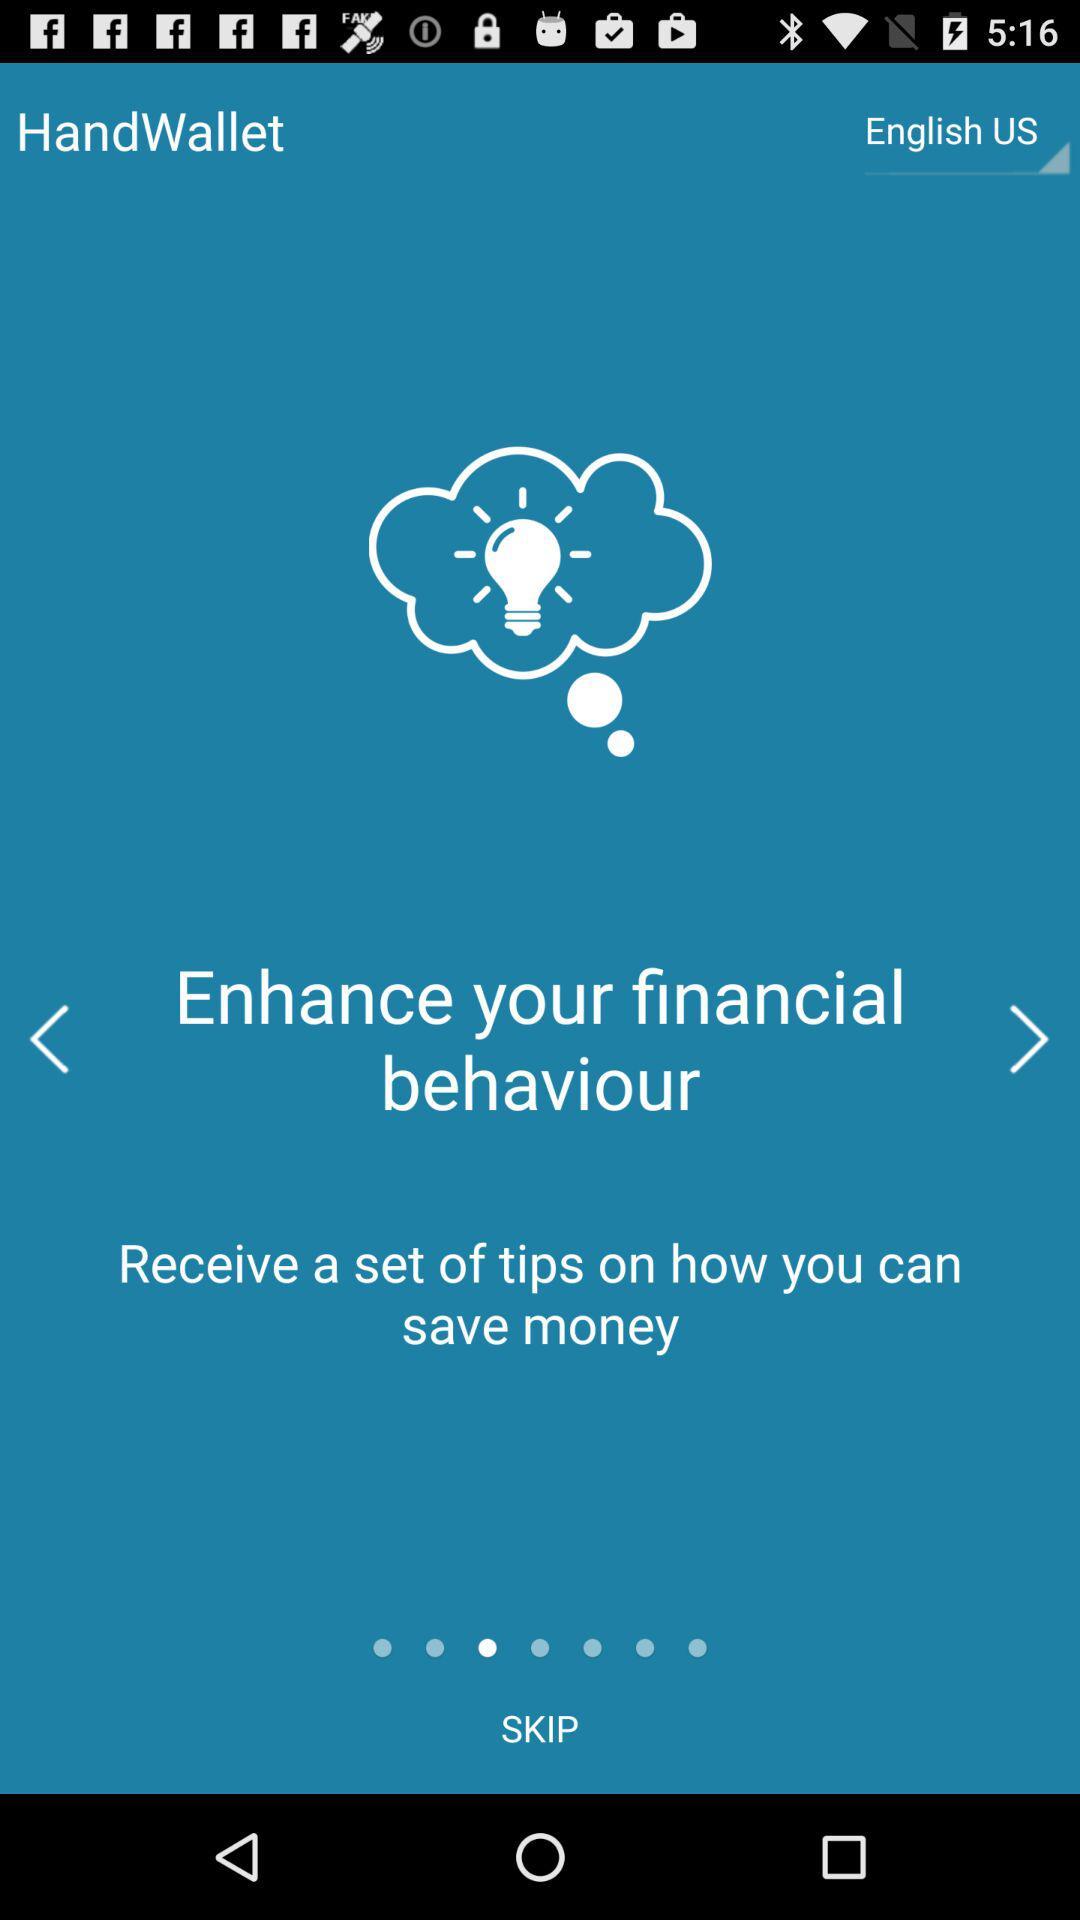 Image resolution: width=1080 pixels, height=1920 pixels. What do you see at coordinates (48, 1111) in the screenshot?
I see `the arrow_backward icon` at bounding box center [48, 1111].